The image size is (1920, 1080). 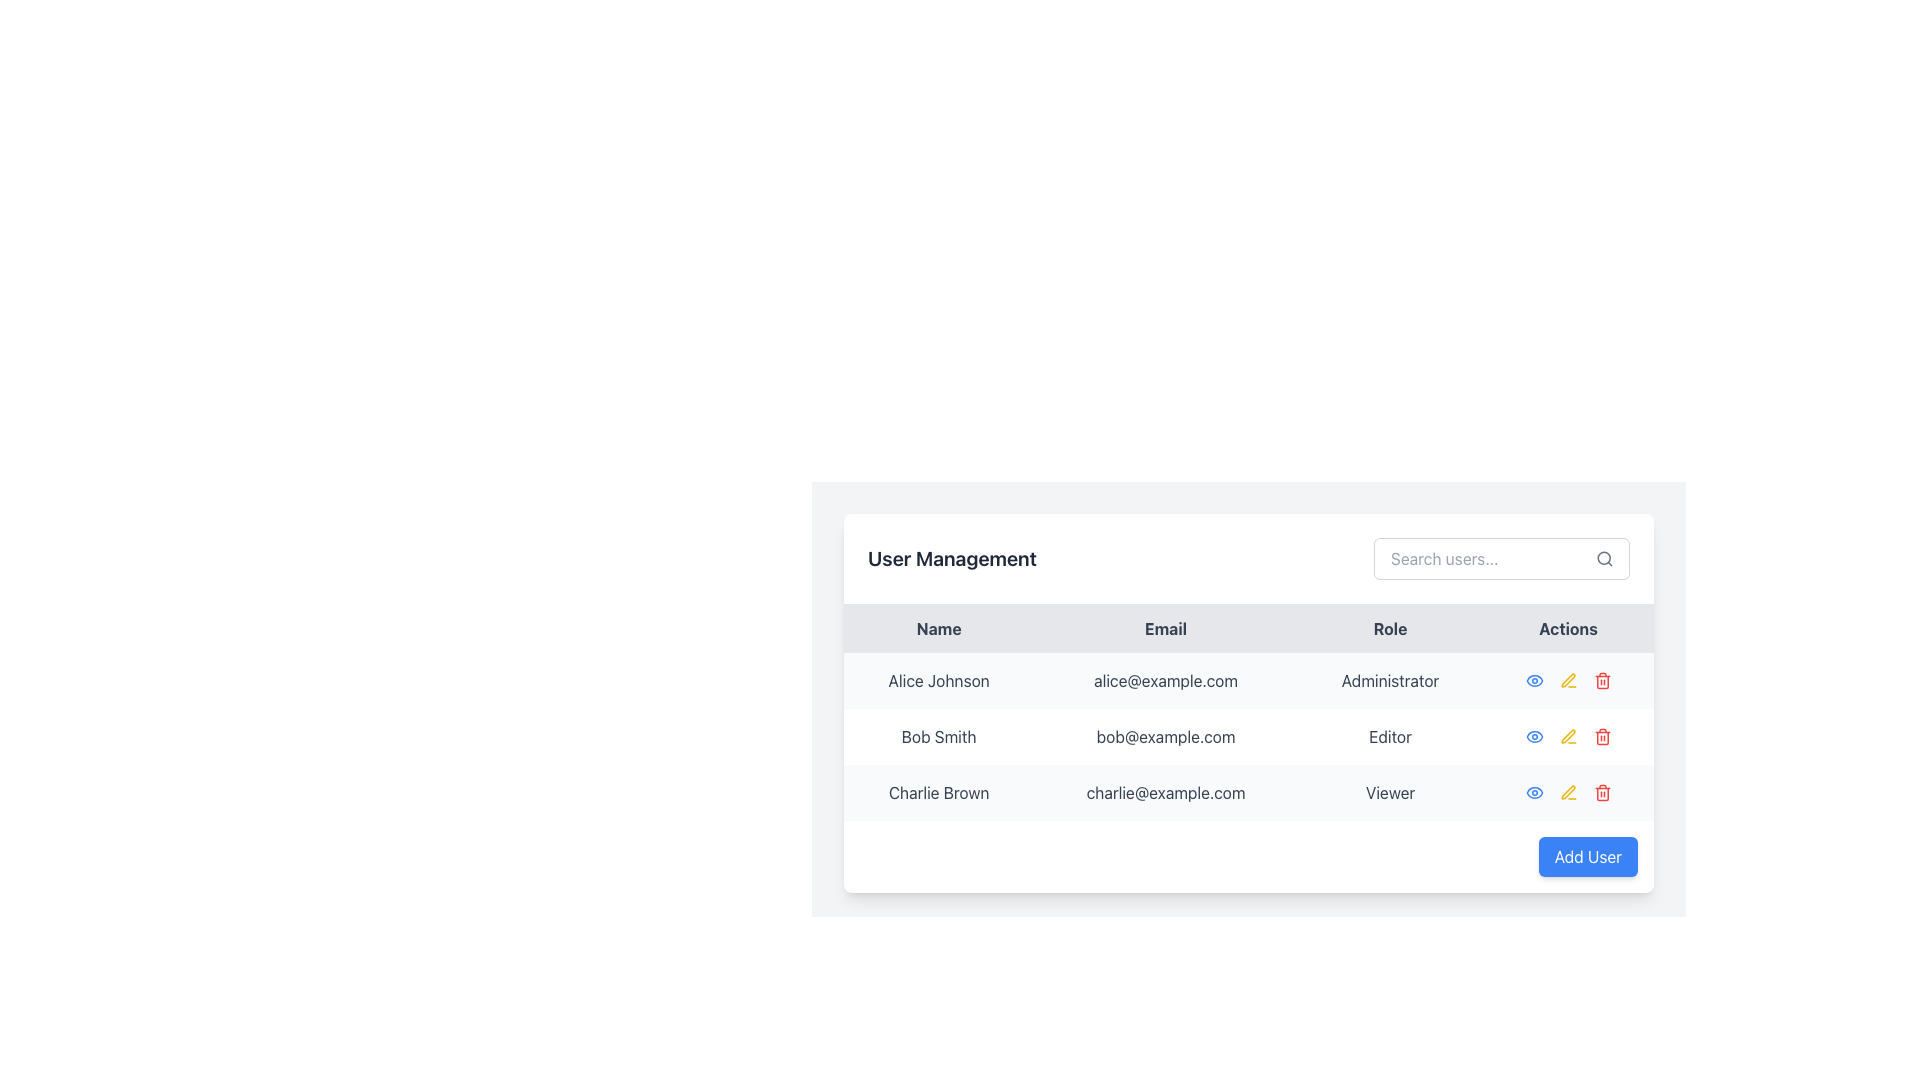 What do you see at coordinates (1389, 736) in the screenshot?
I see `the static text label indicating the role assigned to the user 'Bob Smith' in the 'Role' column of the table, which is located in the second row, adjacent to the 'Email' column` at bounding box center [1389, 736].